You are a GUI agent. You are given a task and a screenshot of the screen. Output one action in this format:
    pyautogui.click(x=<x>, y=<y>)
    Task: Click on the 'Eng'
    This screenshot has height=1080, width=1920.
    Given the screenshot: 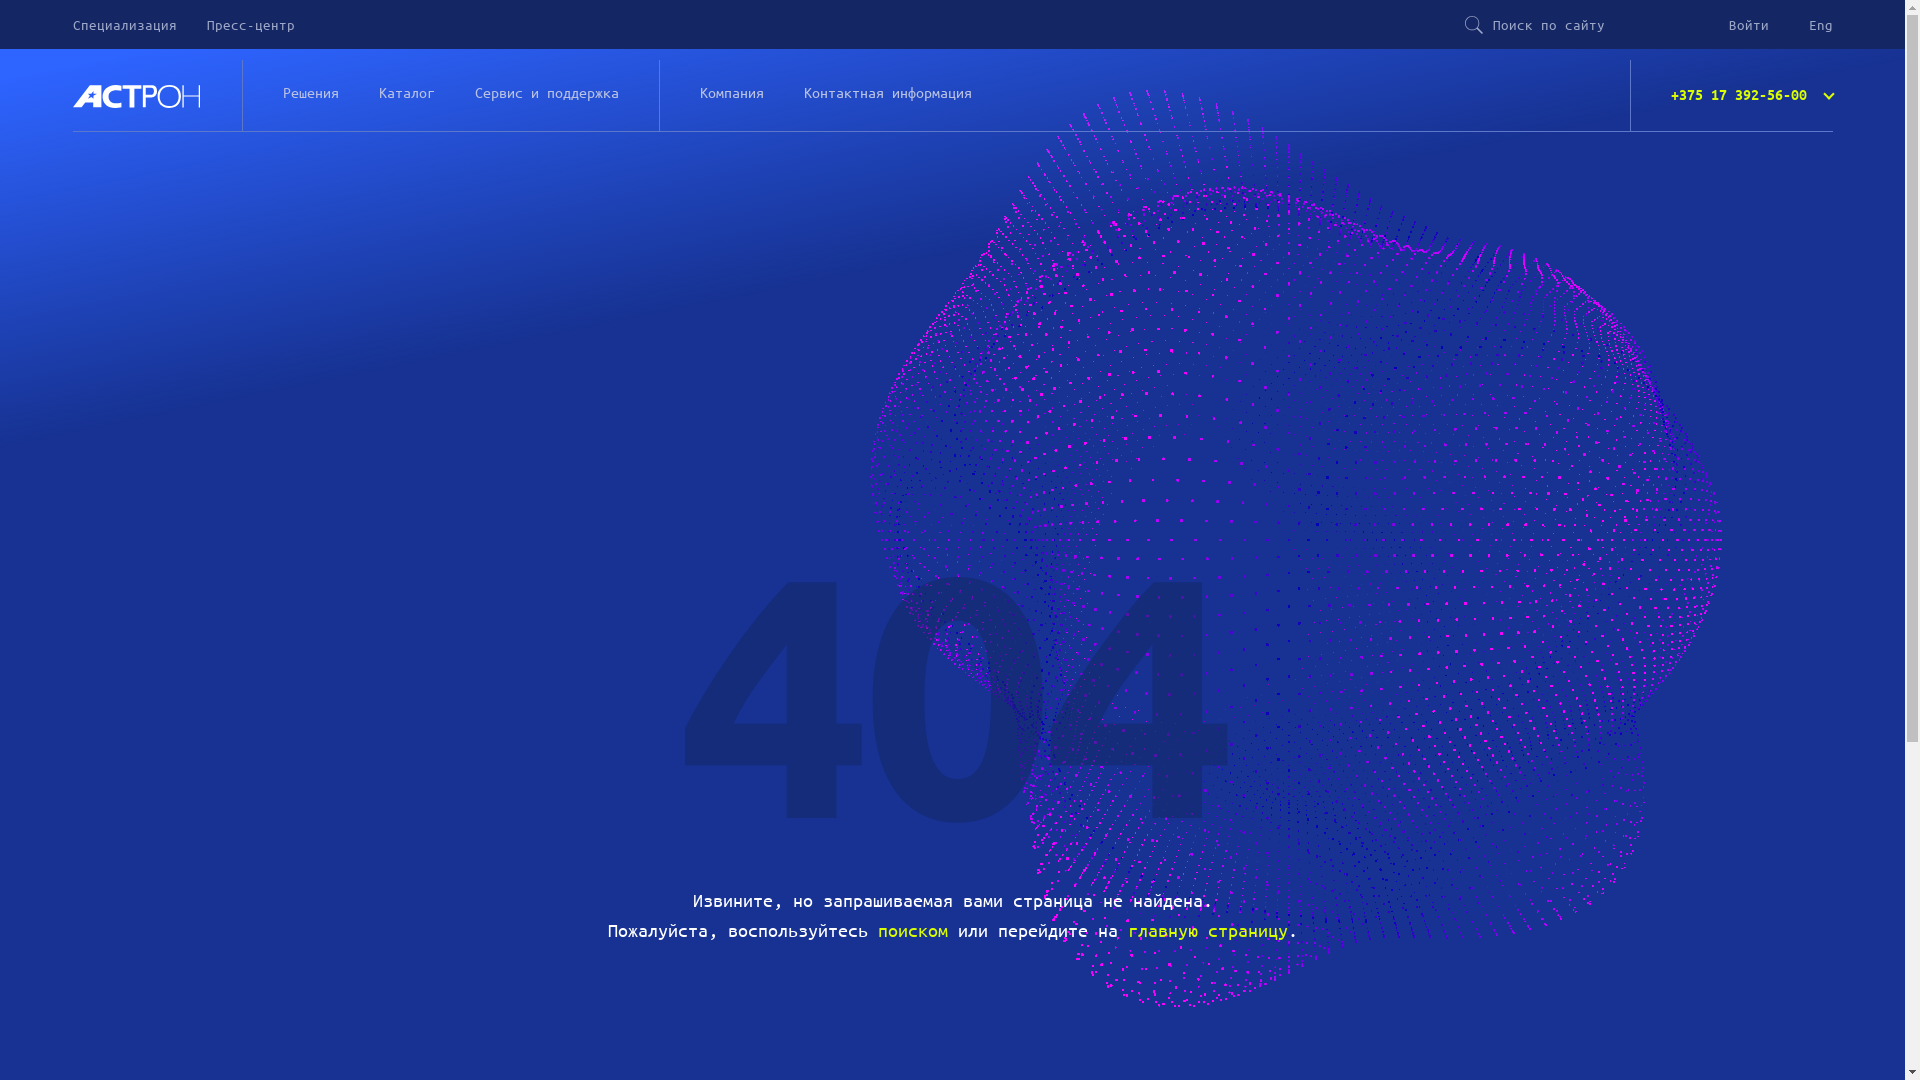 What is the action you would take?
    pyautogui.click(x=1819, y=24)
    